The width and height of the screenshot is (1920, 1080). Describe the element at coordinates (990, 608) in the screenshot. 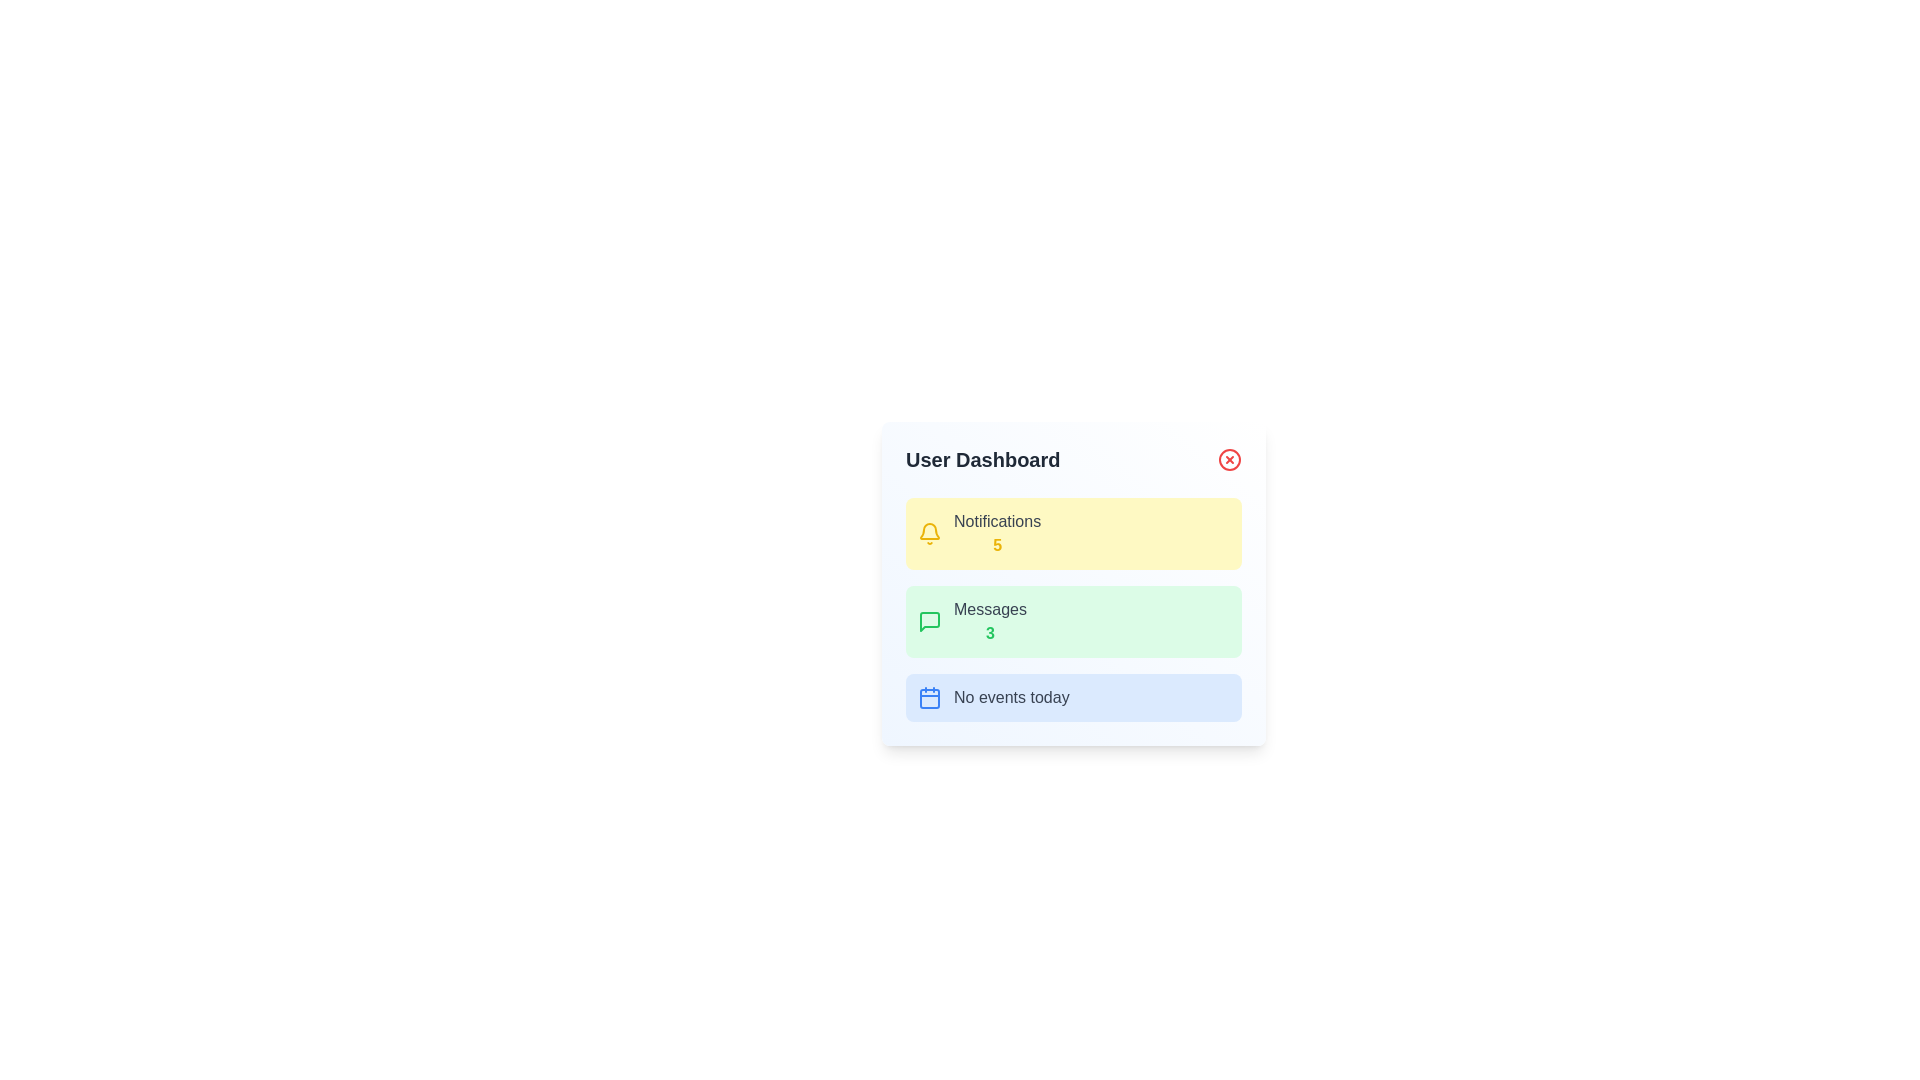

I see `text content of the 'Messages' label, which identifies the section of the interface related to messages` at that location.